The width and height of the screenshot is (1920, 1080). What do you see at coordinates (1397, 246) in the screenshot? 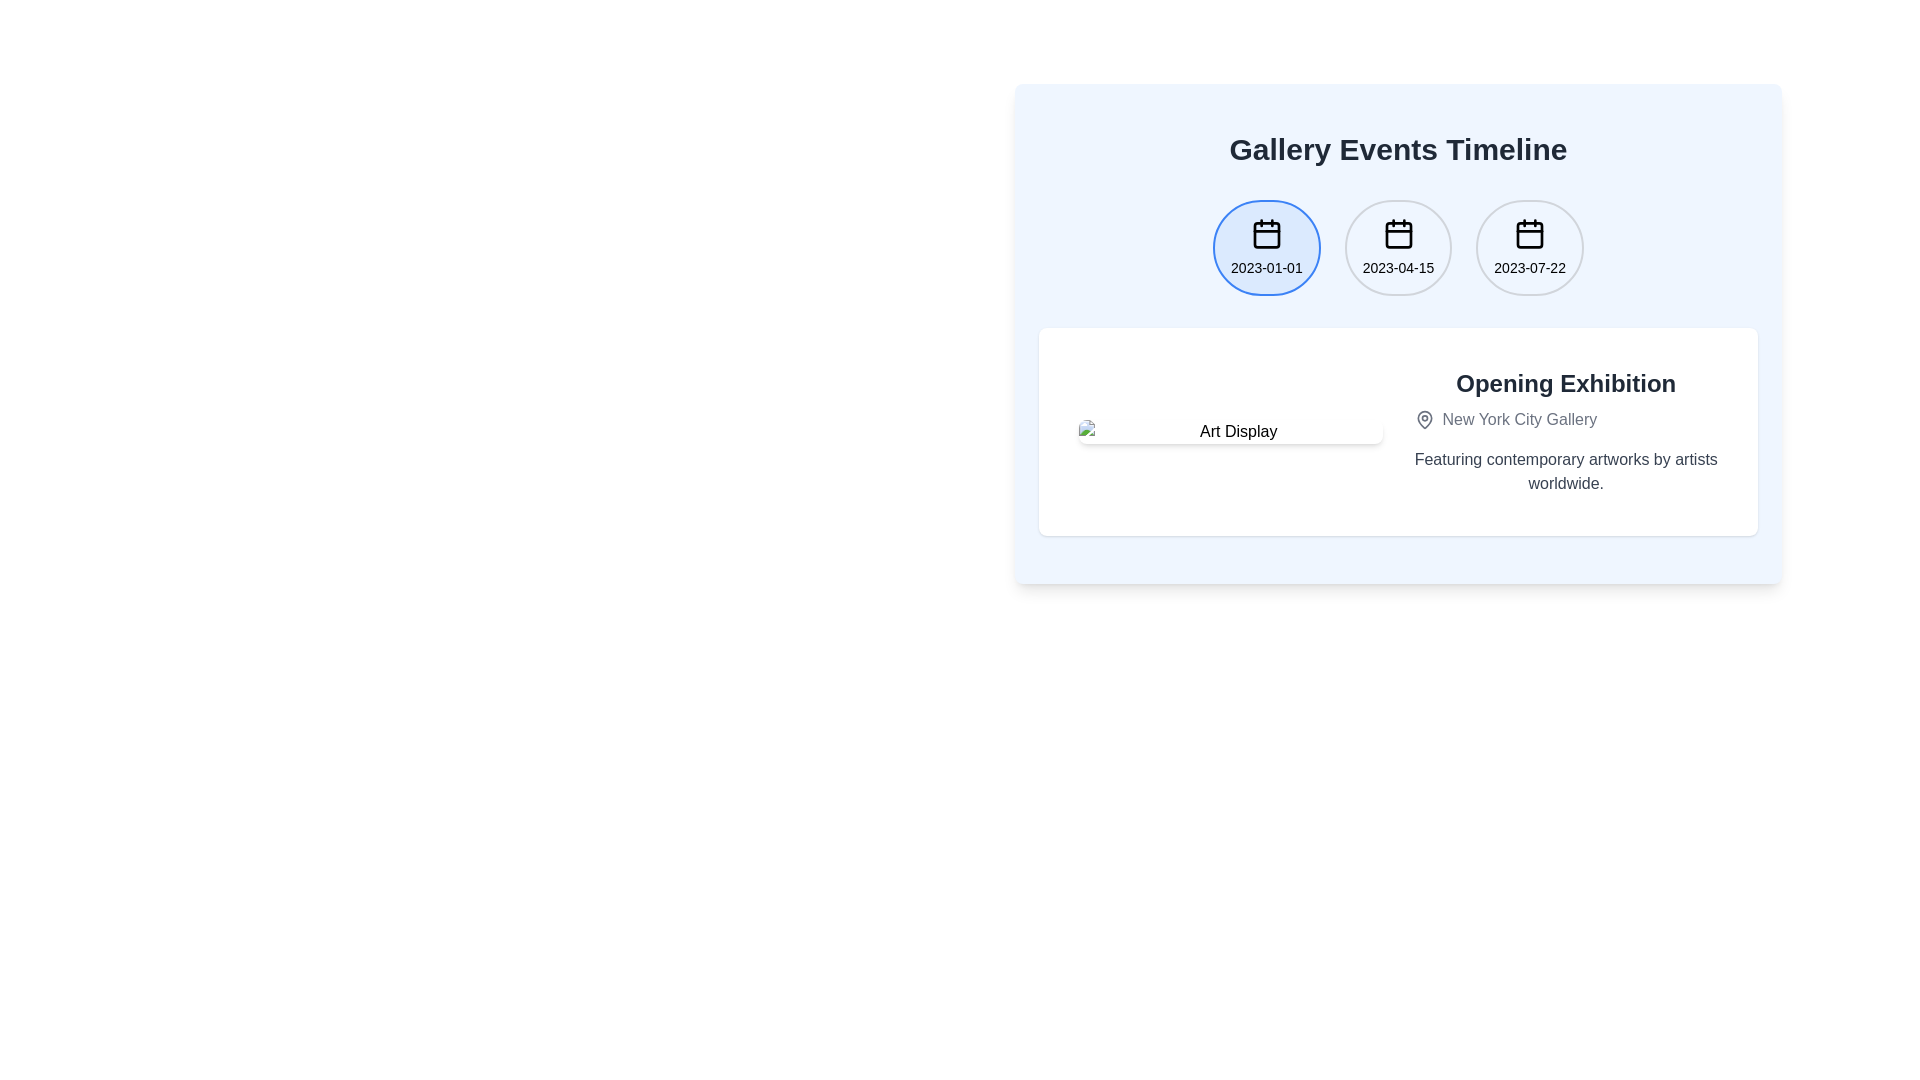
I see `the circular button displaying a calendar icon and the text '2023-04-15' to focus on the event details` at bounding box center [1397, 246].